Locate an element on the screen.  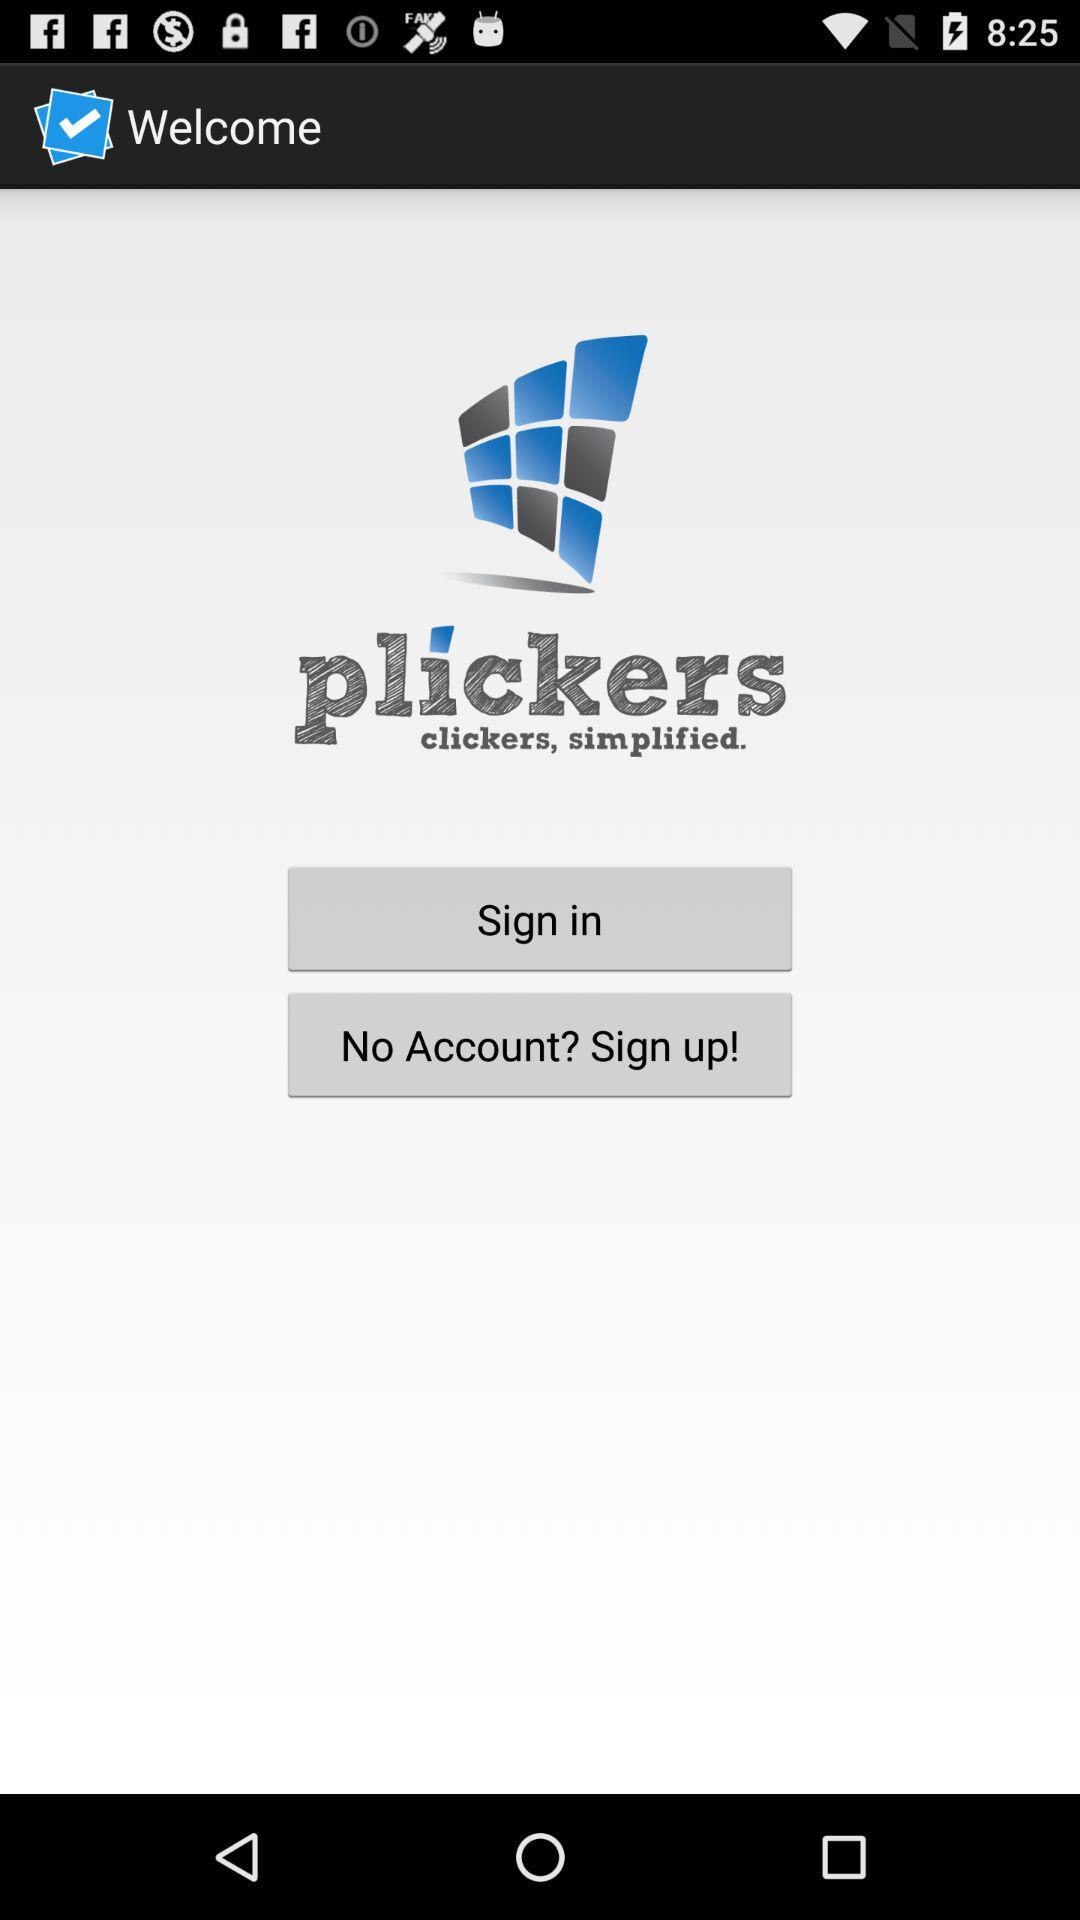
the item below sign in button is located at coordinates (540, 1043).